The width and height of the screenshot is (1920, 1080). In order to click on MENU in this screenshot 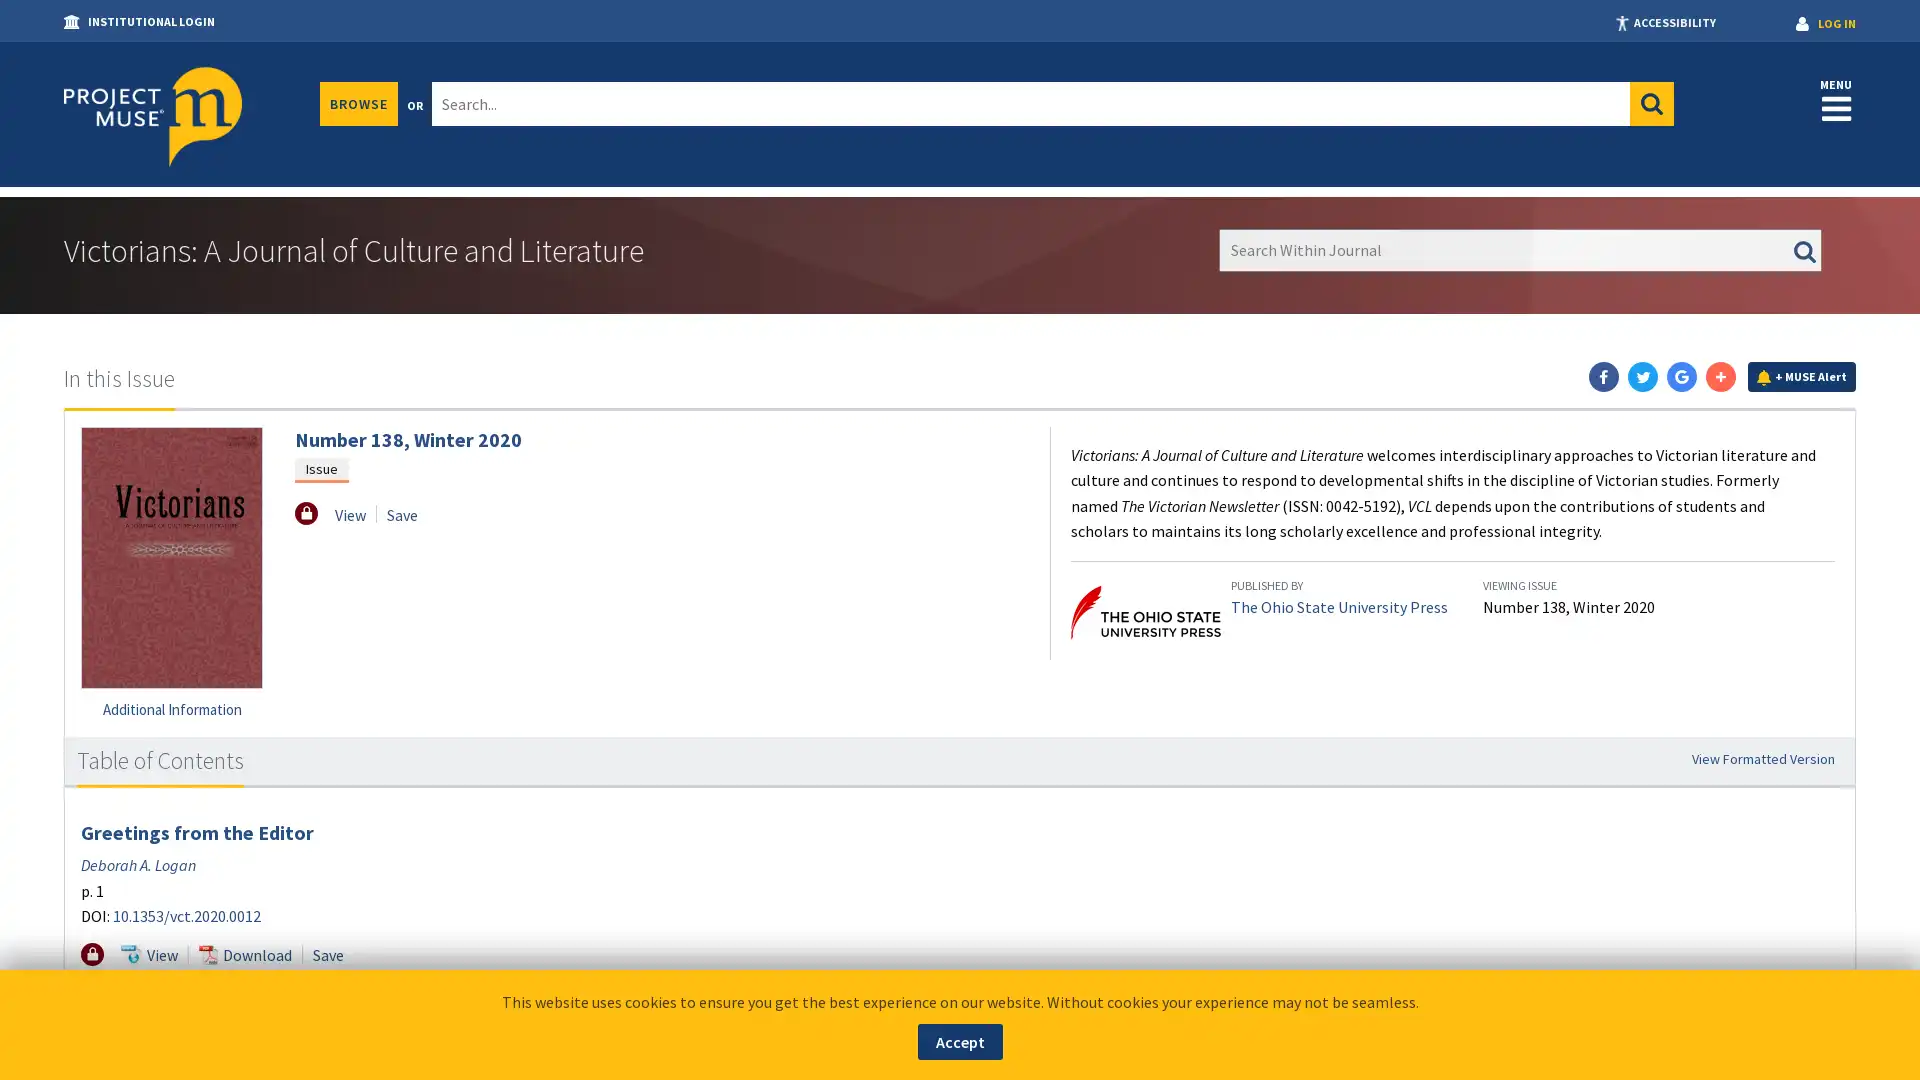, I will do `click(1836, 99)`.